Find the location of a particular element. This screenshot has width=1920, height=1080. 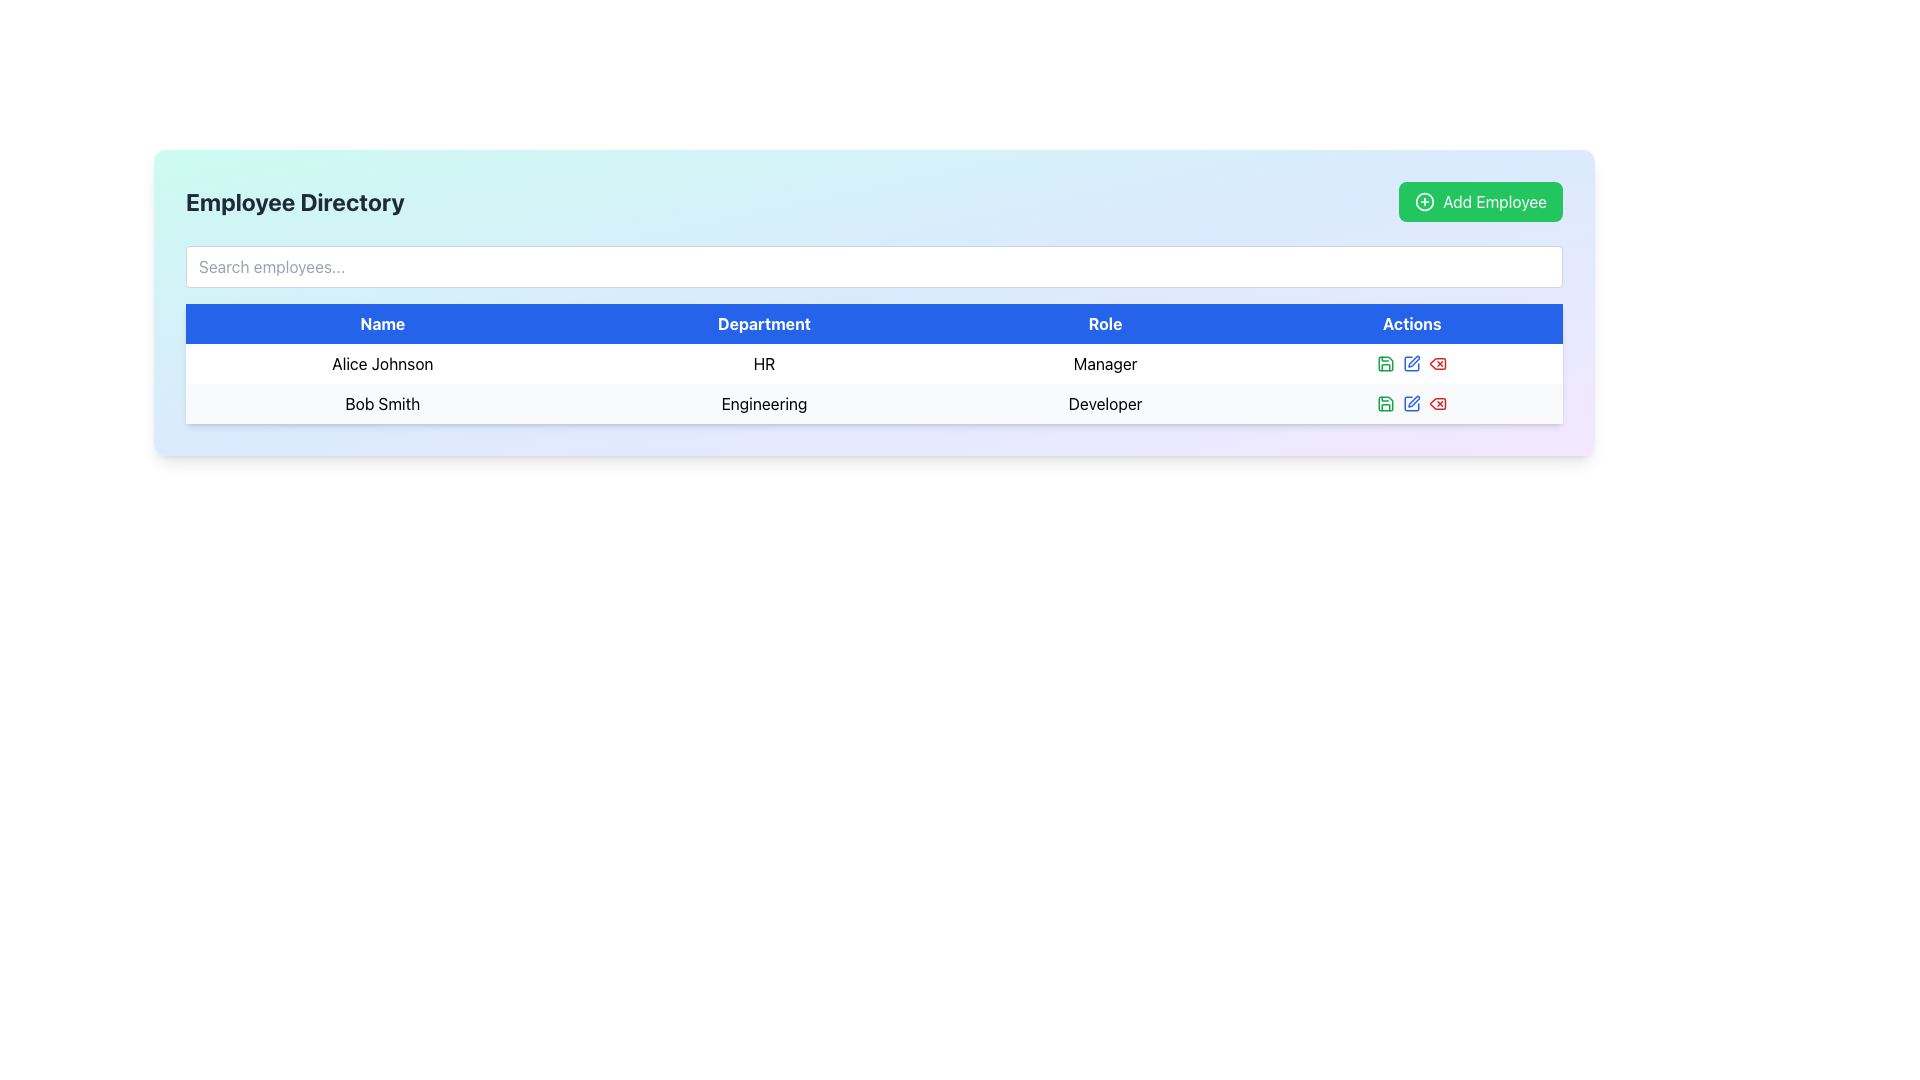

the second row of the table displaying details about an individual entry, which includes name, department, and role, located beneath the row for 'Alice Johnson' is located at coordinates (874, 404).